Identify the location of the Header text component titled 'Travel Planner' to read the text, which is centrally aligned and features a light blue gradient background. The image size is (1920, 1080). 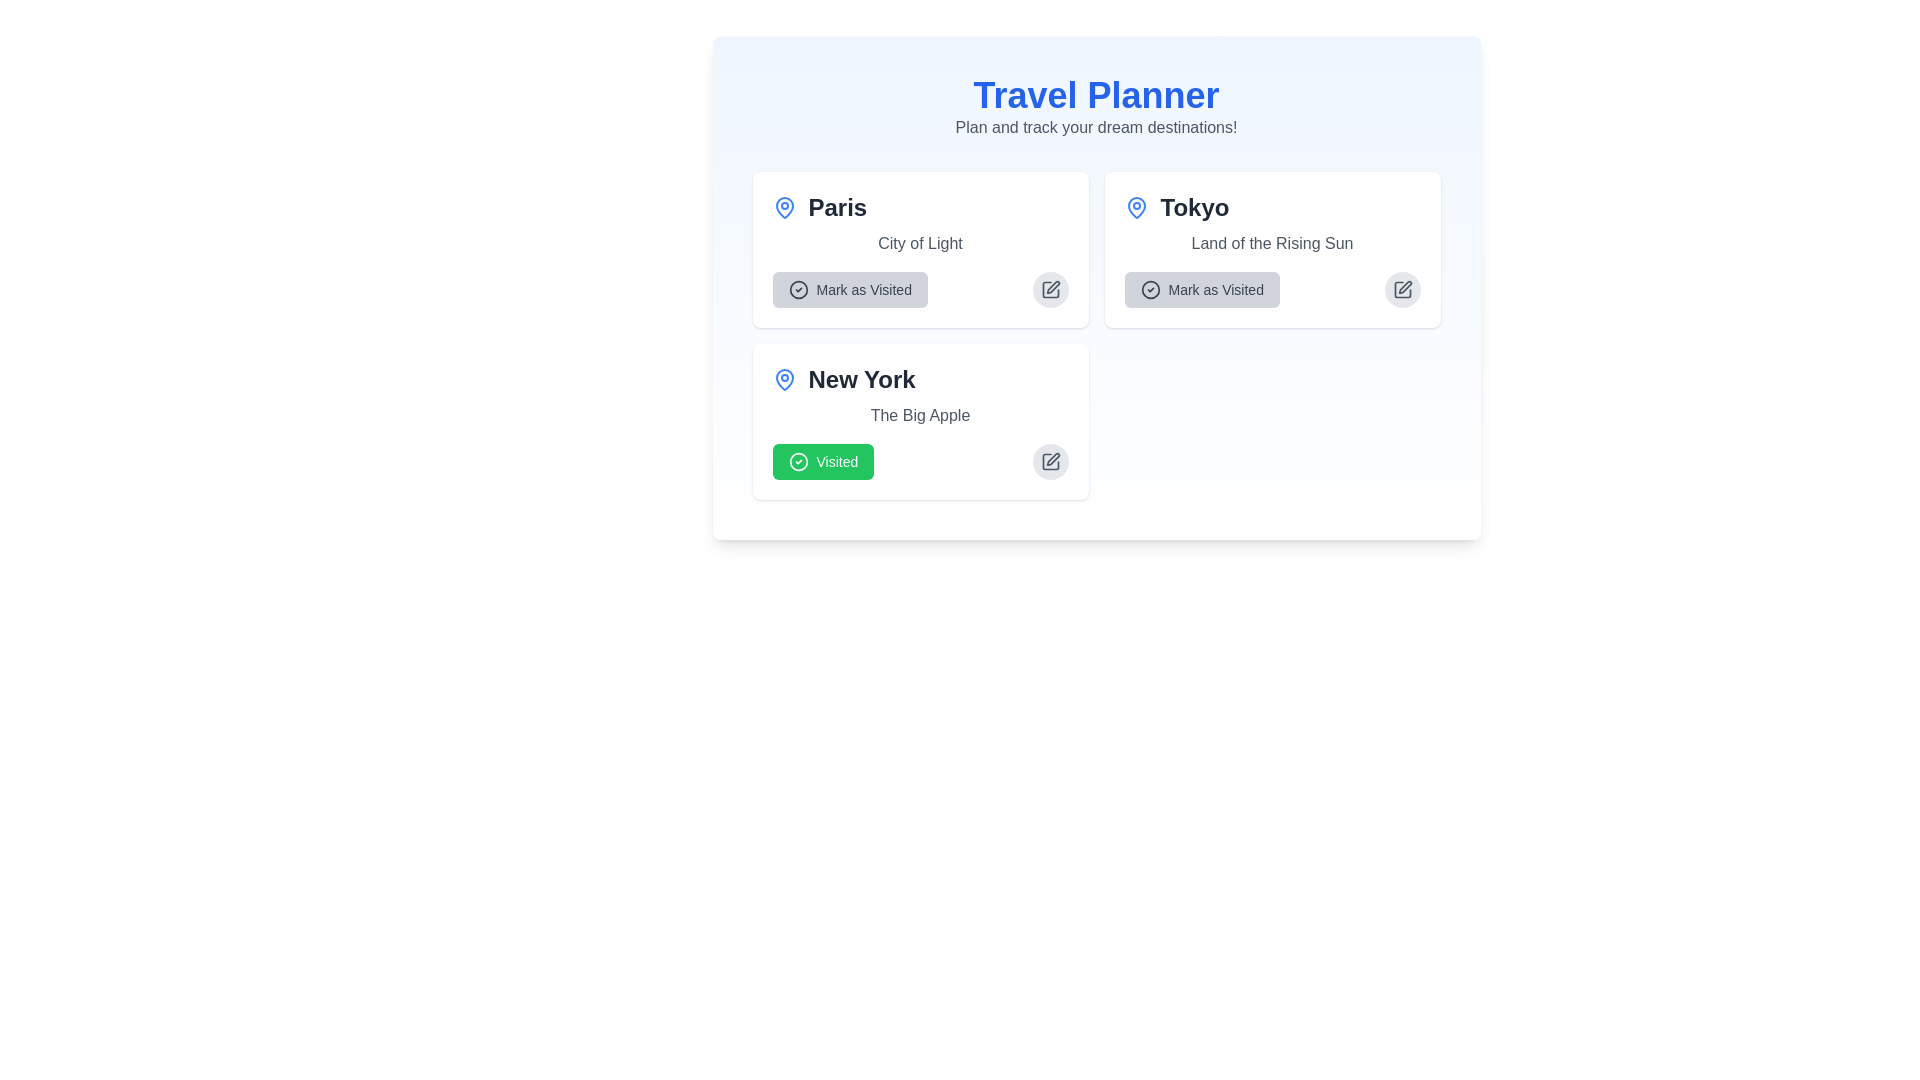
(1095, 108).